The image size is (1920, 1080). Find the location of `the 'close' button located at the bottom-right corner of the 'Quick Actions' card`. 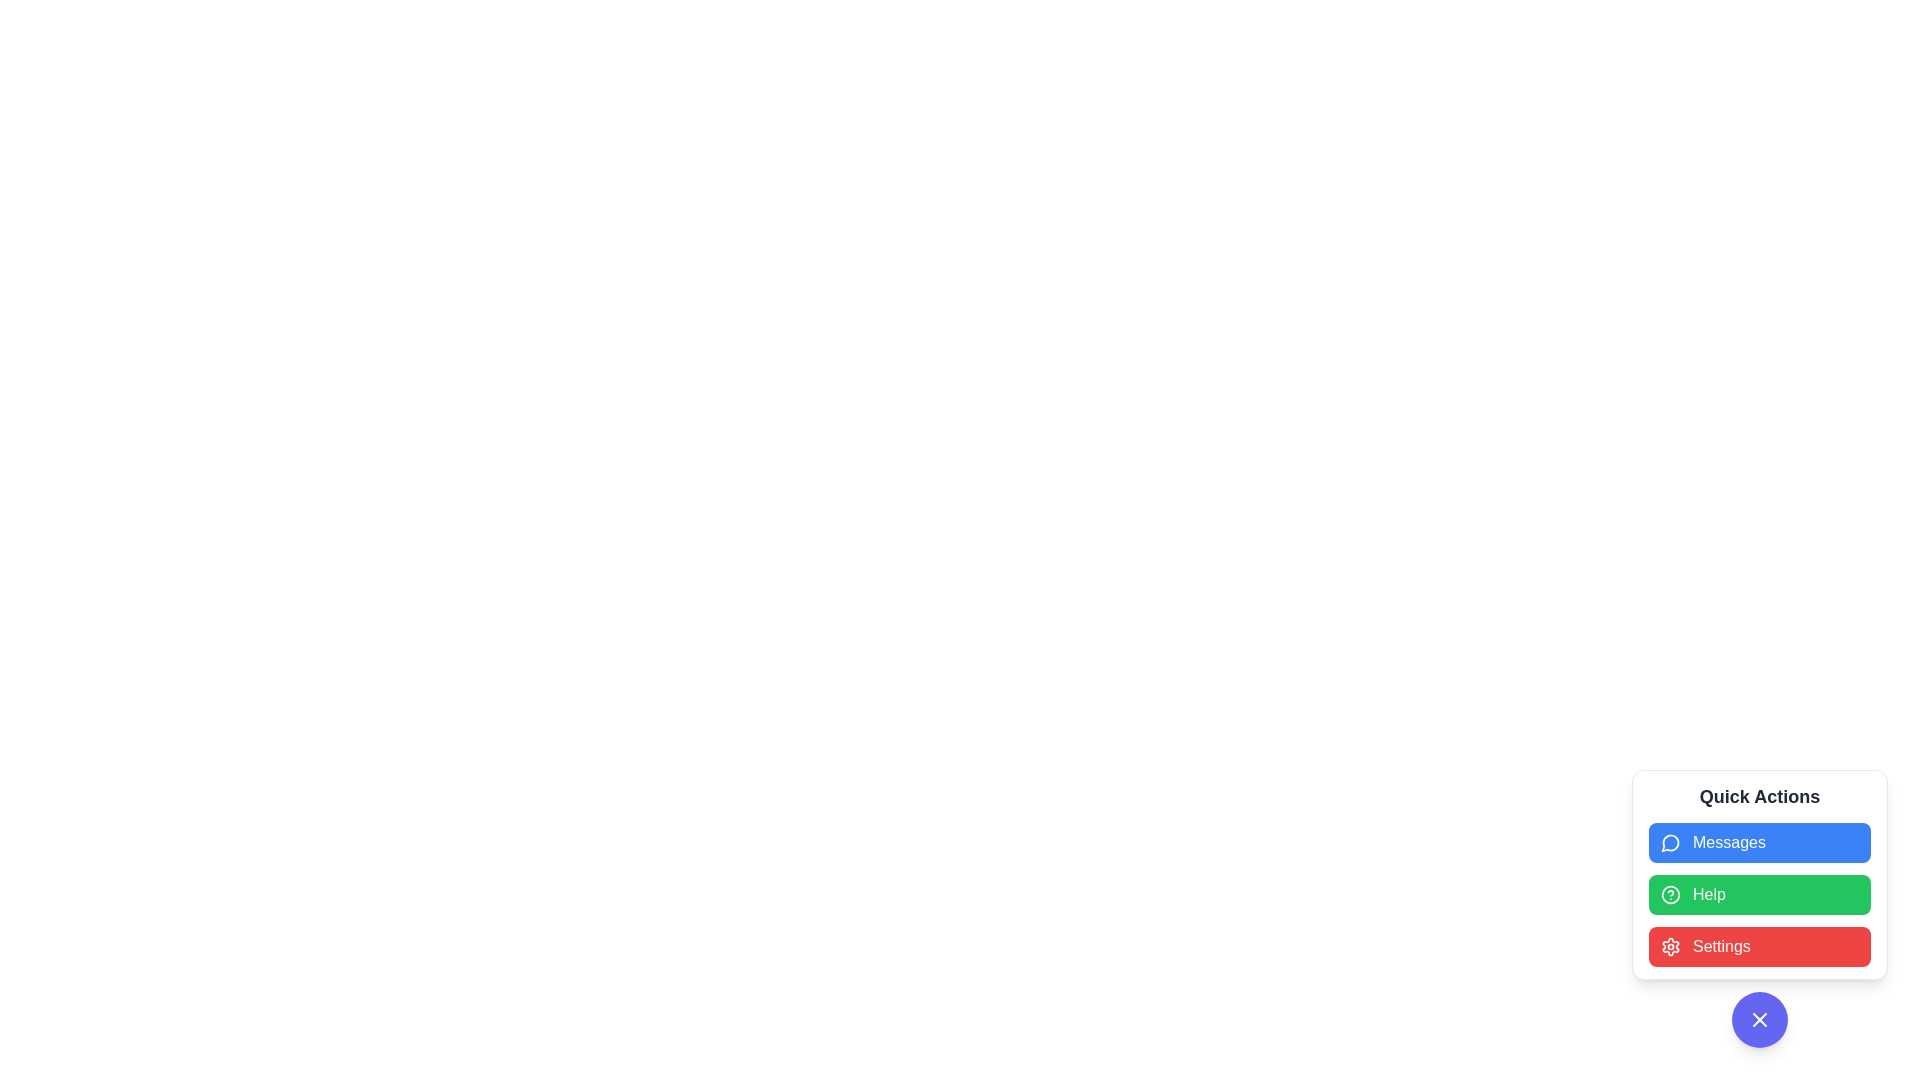

the 'close' button located at the bottom-right corner of the 'Quick Actions' card is located at coordinates (1760, 1019).